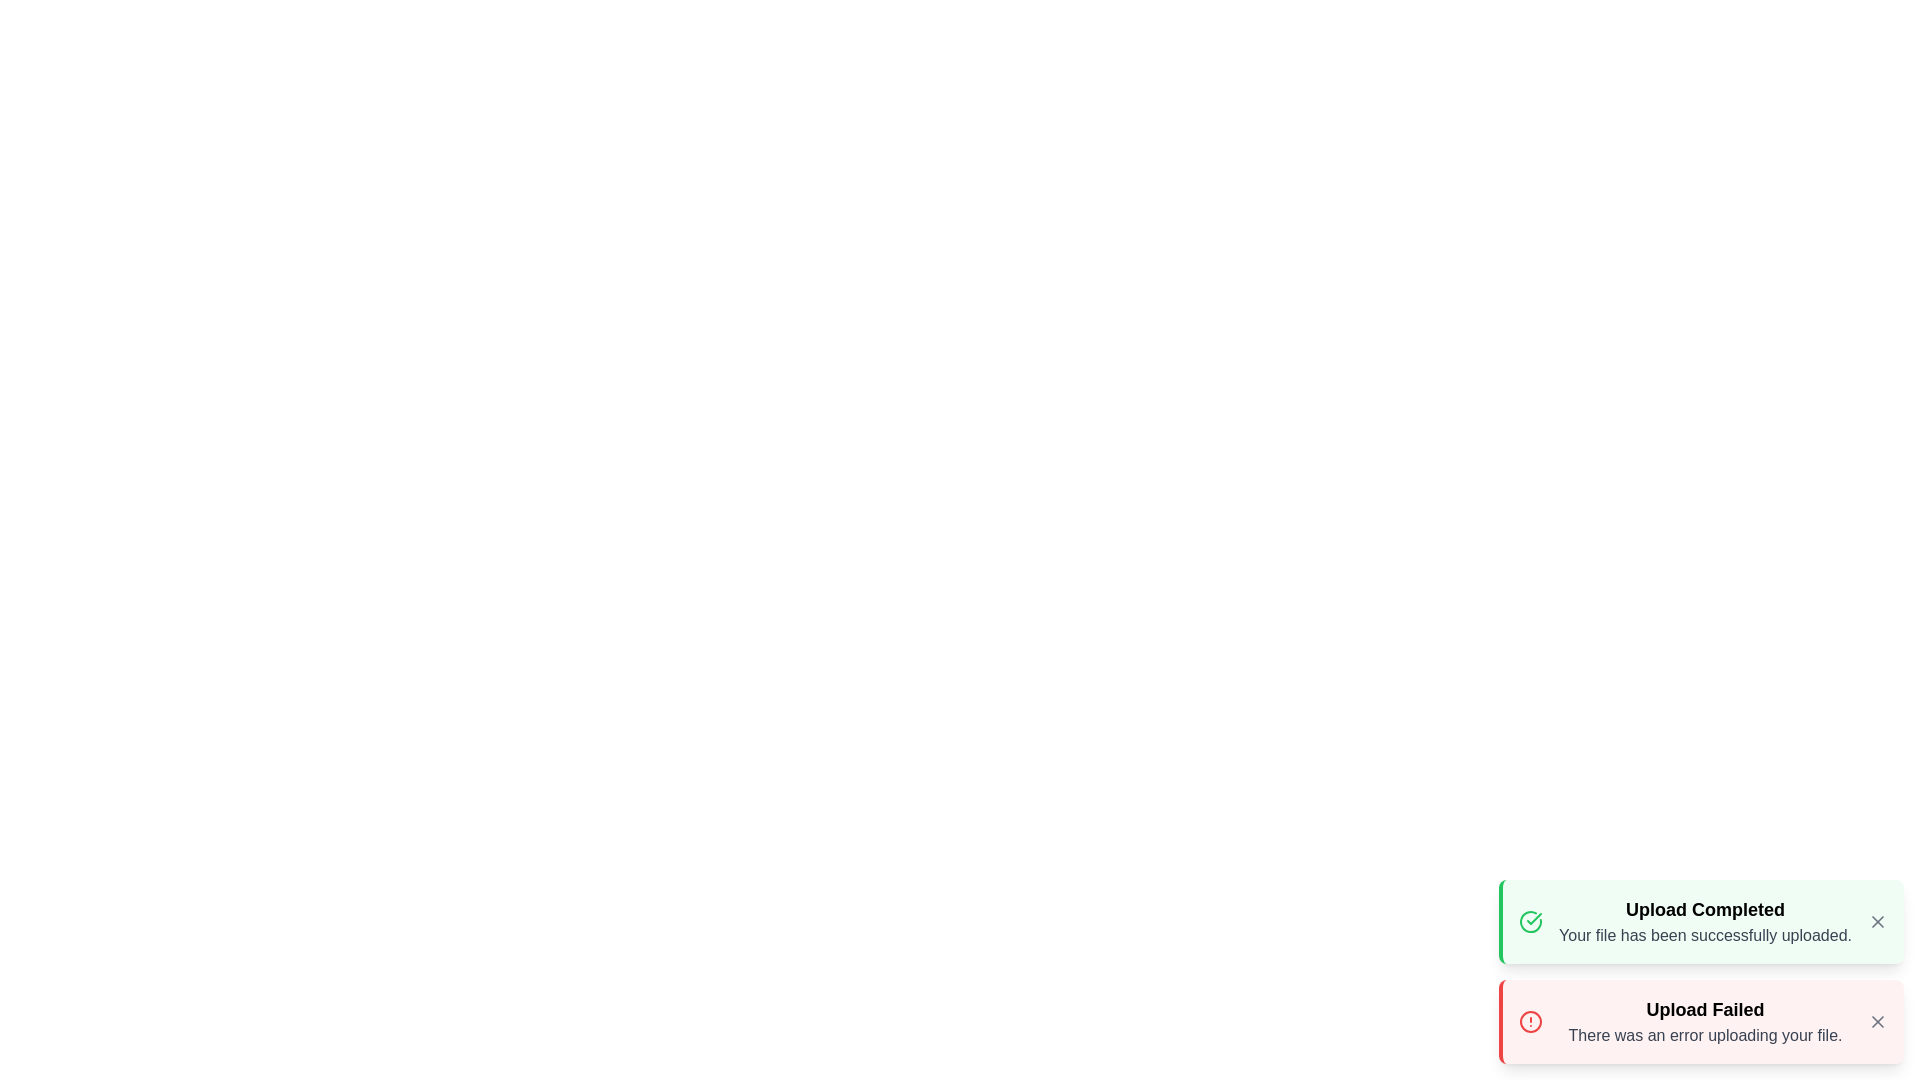 This screenshot has height=1080, width=1920. What do you see at coordinates (1704, 910) in the screenshot?
I see `the static text label indicating successful upload completion located in the top line of the notification card` at bounding box center [1704, 910].